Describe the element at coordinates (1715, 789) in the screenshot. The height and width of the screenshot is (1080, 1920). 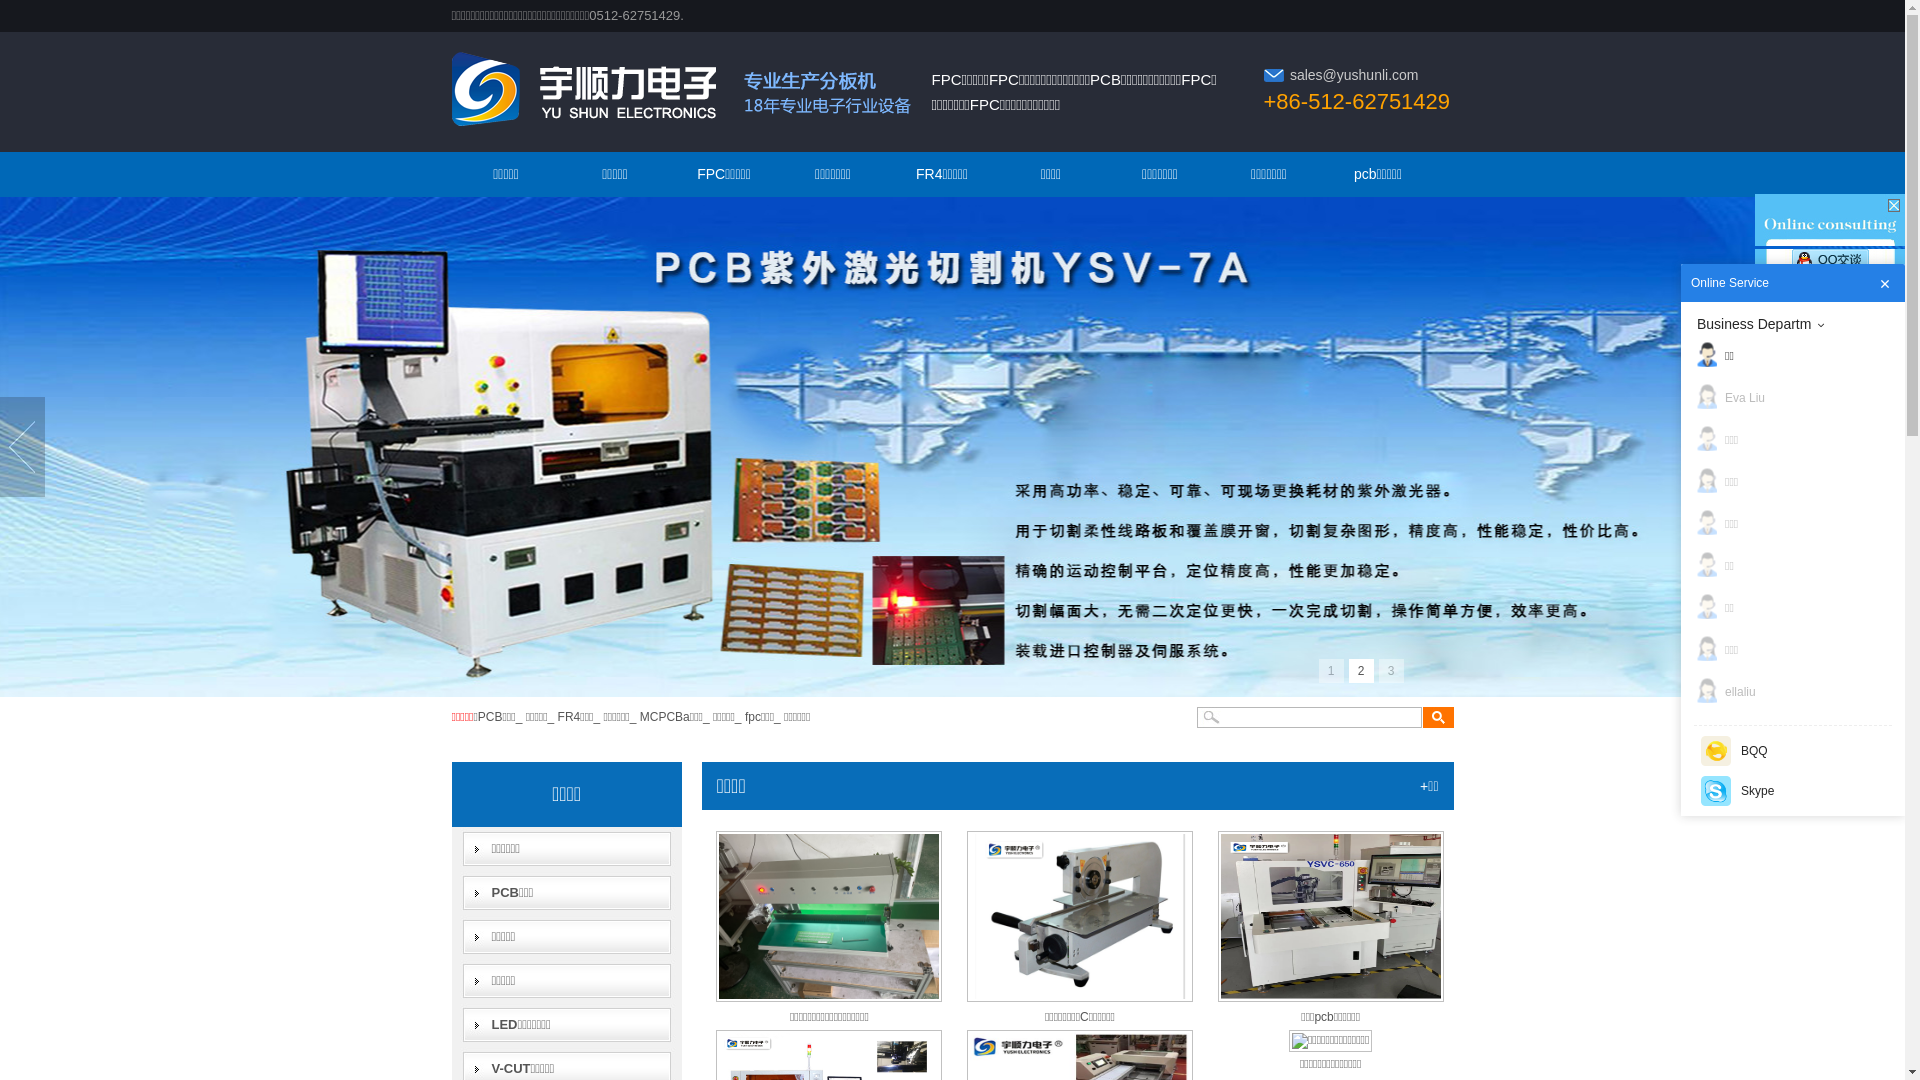
I see `'Skype'` at that location.